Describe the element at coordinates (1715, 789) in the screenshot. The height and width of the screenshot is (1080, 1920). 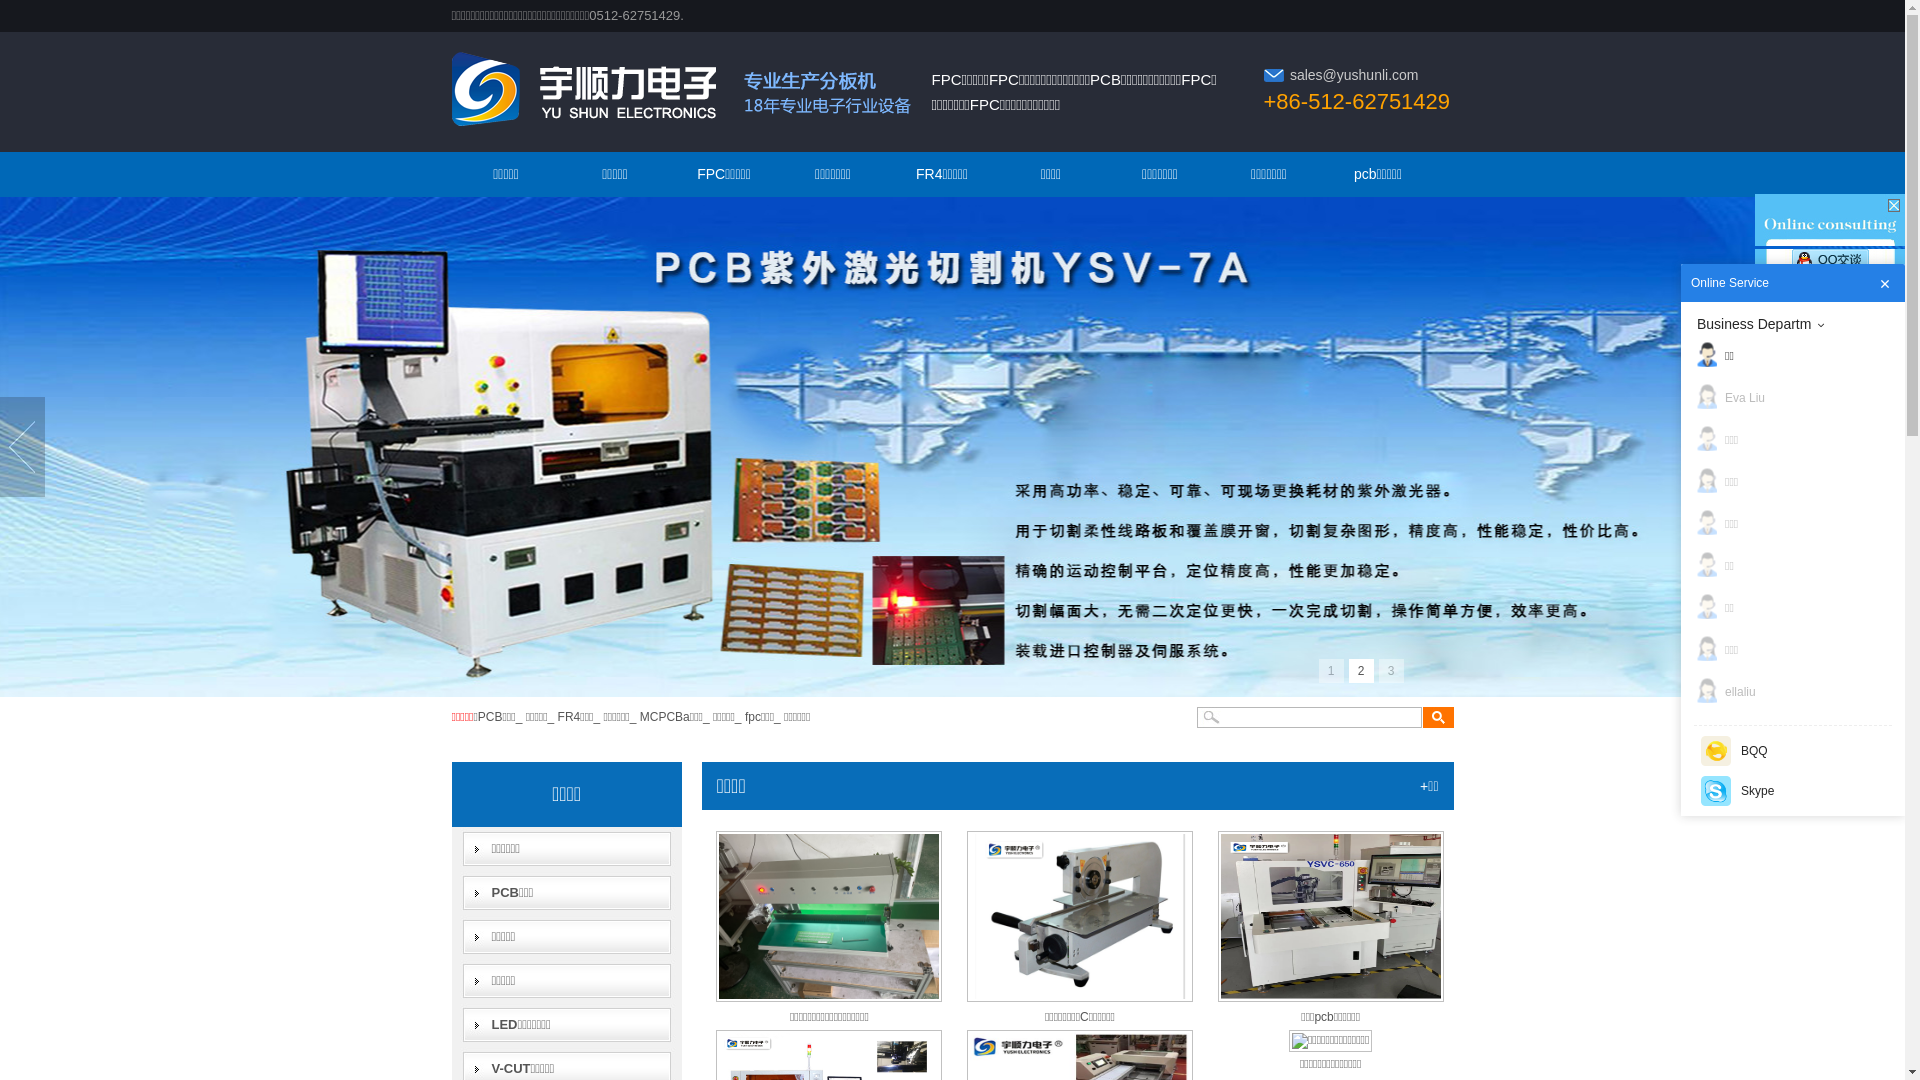
I see `'Skype'` at that location.